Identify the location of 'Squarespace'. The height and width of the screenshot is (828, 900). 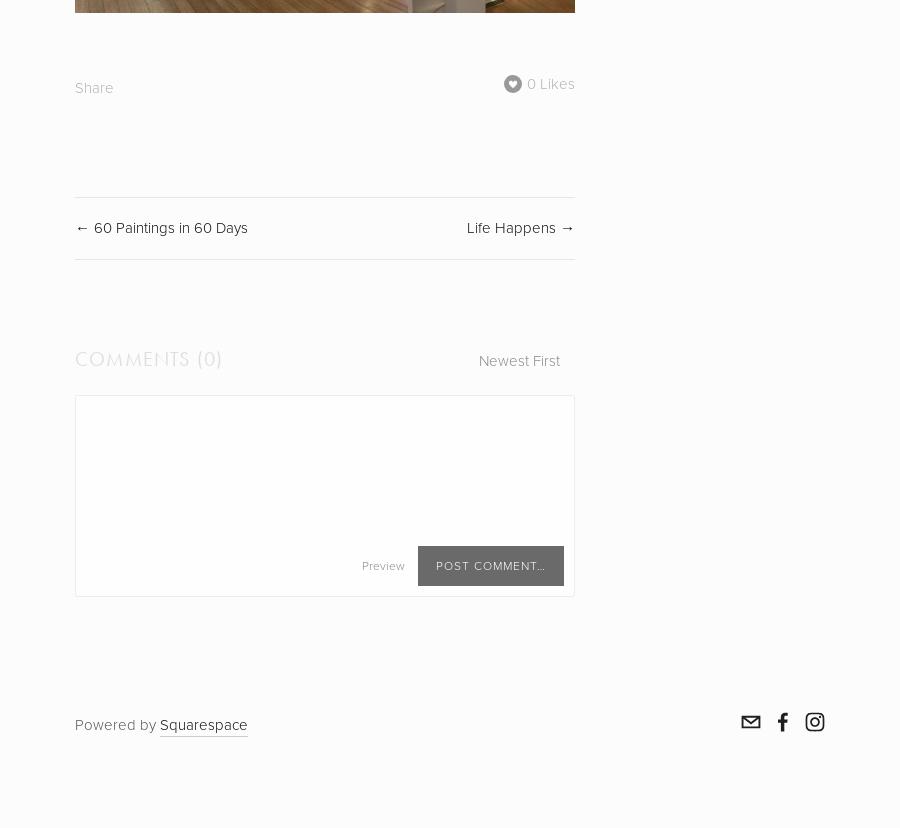
(204, 724).